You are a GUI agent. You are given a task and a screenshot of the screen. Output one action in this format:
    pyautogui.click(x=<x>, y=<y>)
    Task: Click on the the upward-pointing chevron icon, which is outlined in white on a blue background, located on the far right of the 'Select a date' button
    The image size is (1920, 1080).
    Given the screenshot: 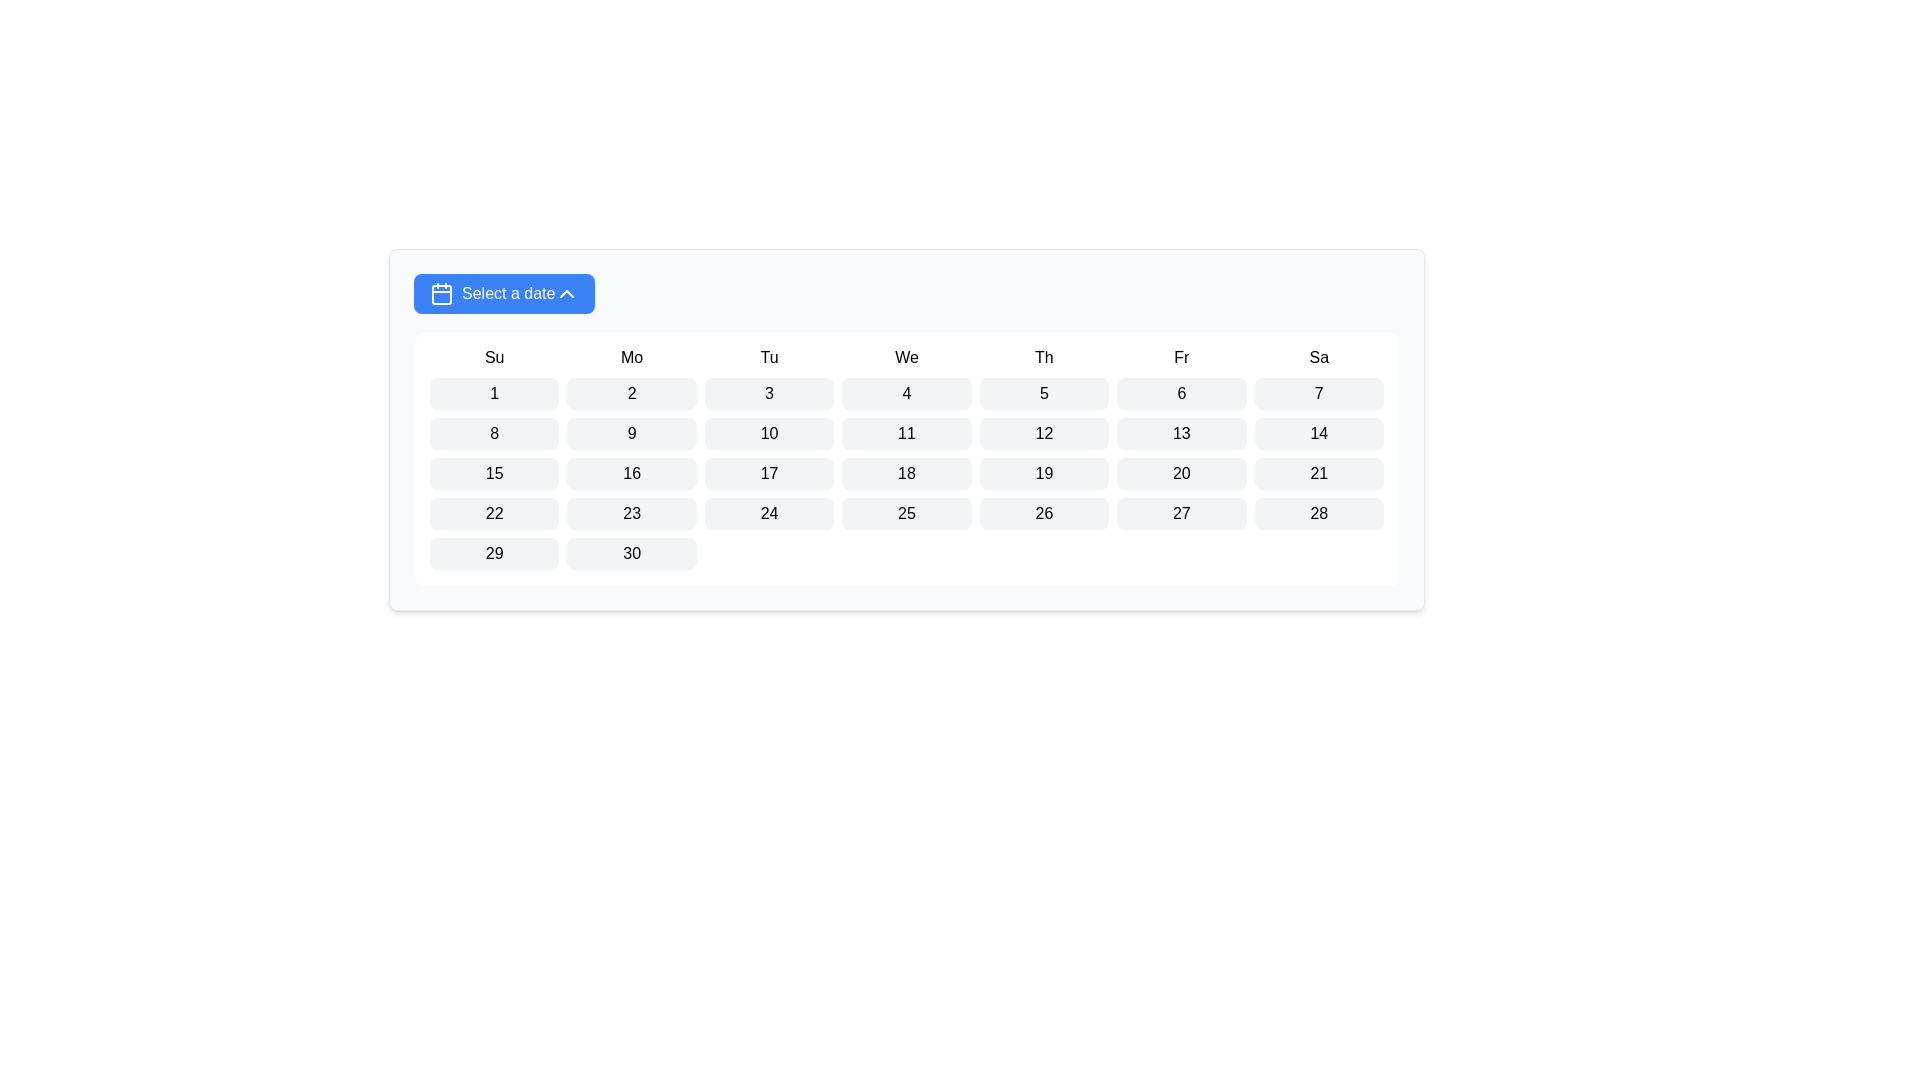 What is the action you would take?
    pyautogui.click(x=566, y=293)
    